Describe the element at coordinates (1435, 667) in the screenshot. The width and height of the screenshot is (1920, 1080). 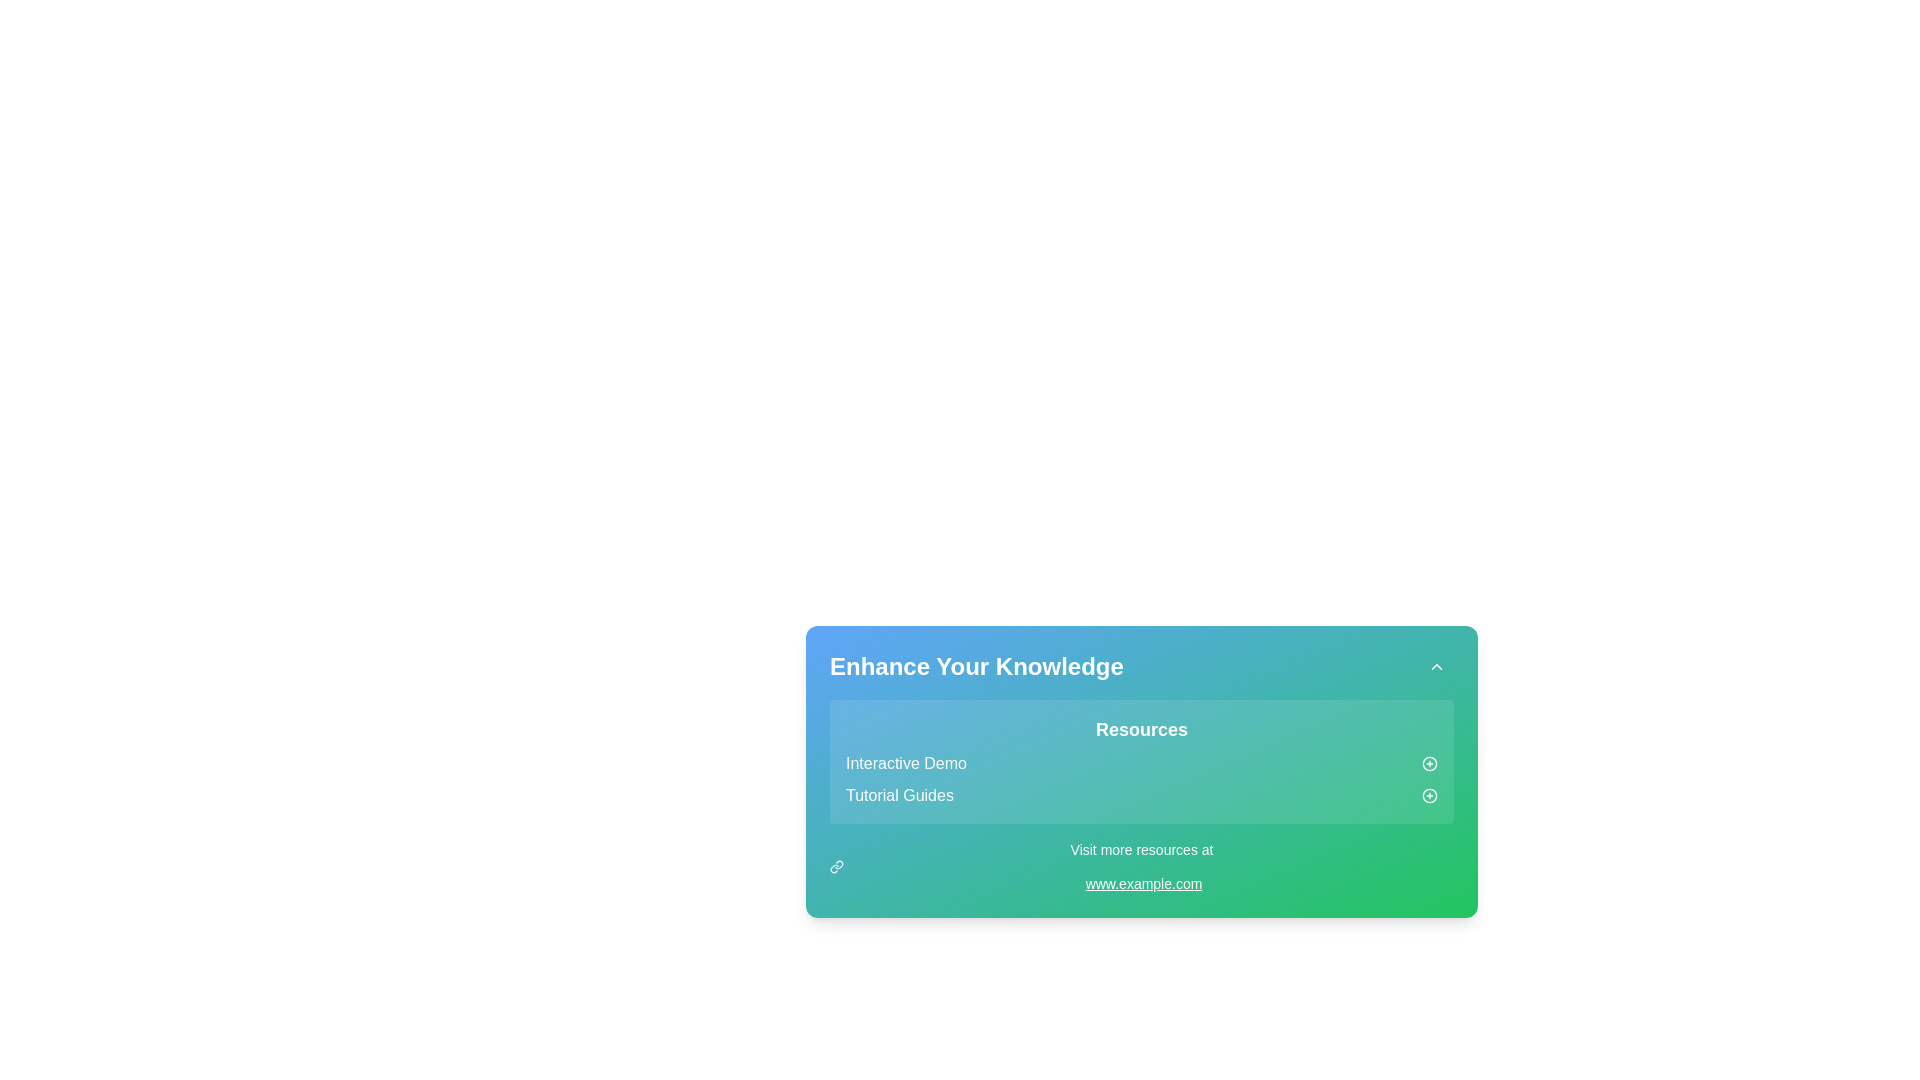
I see `the small triangular arrow icon pointing upwards located in the top-right corner of the card titled 'Enhance Your Knowledge'` at that location.